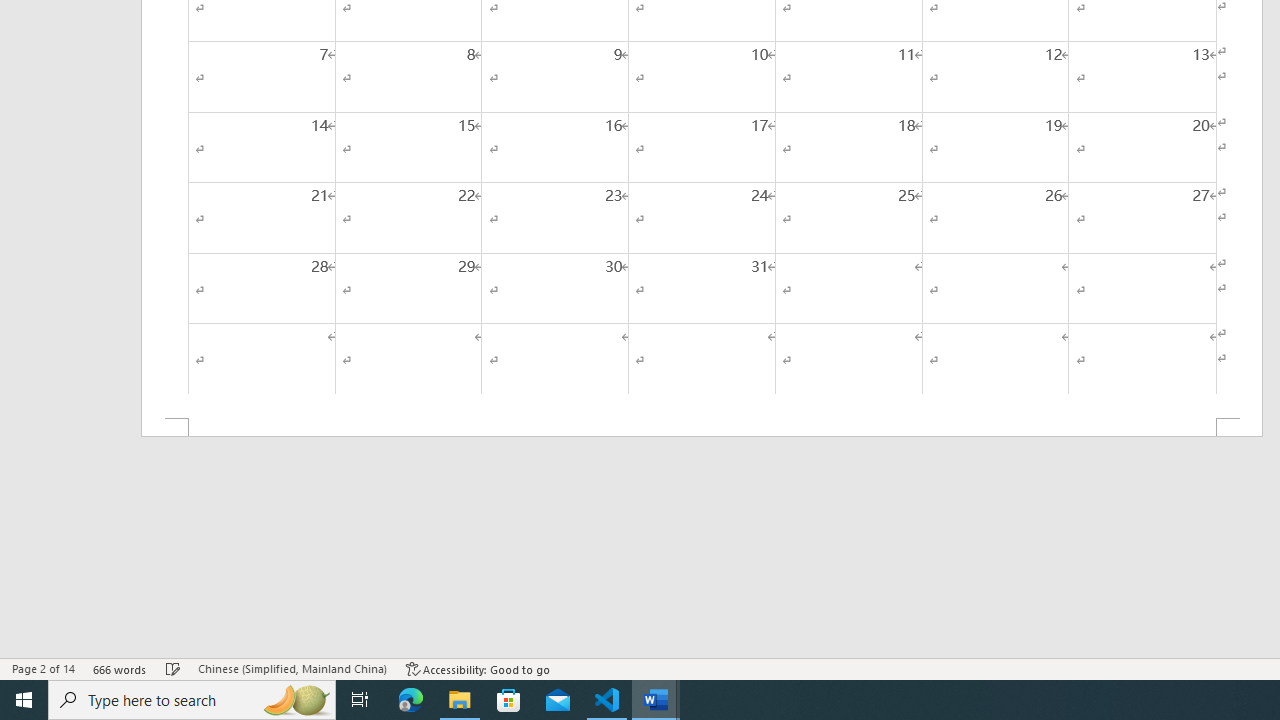 The width and height of the screenshot is (1280, 720). What do you see at coordinates (410, 698) in the screenshot?
I see `'Microsoft Edge'` at bounding box center [410, 698].